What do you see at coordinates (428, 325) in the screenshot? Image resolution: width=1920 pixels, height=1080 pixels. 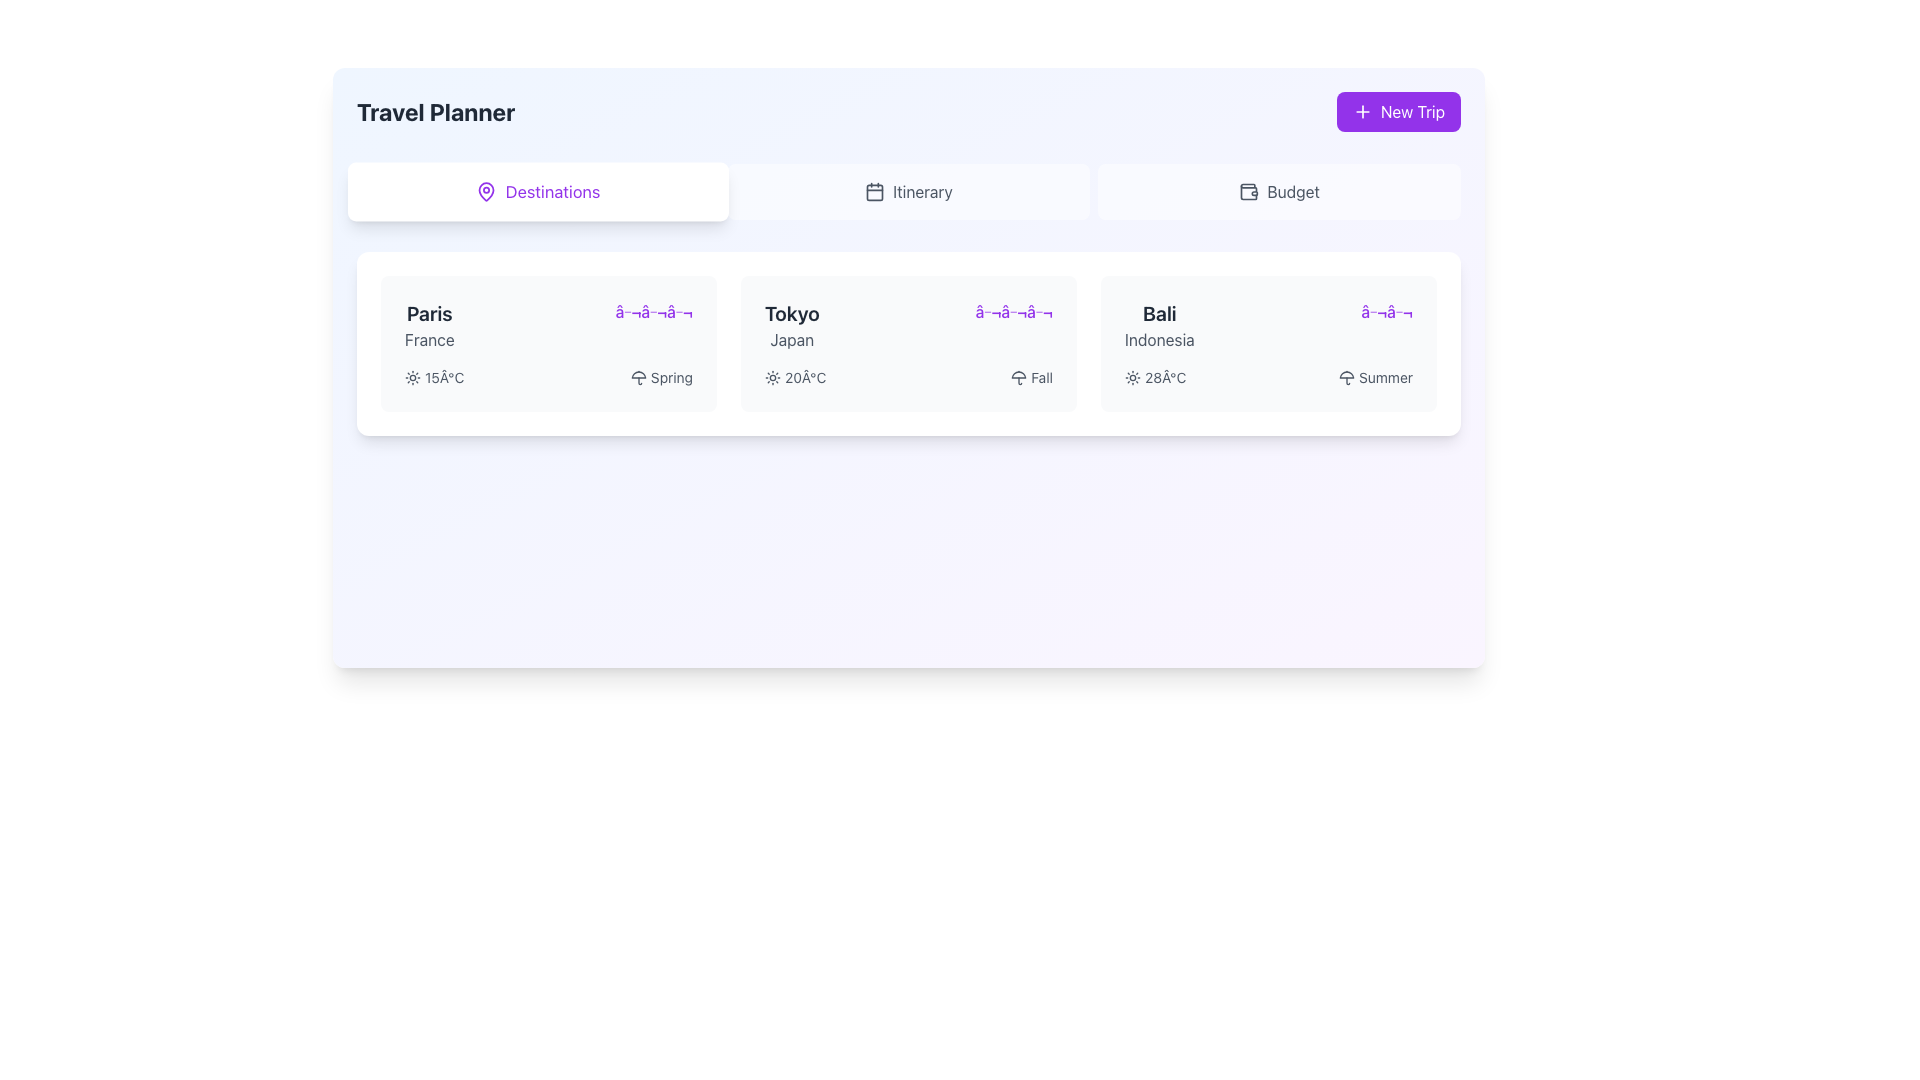 I see `the Text Label element displaying 'Paris' and 'France' in the top-left corner of the travel destination card` at bounding box center [428, 325].